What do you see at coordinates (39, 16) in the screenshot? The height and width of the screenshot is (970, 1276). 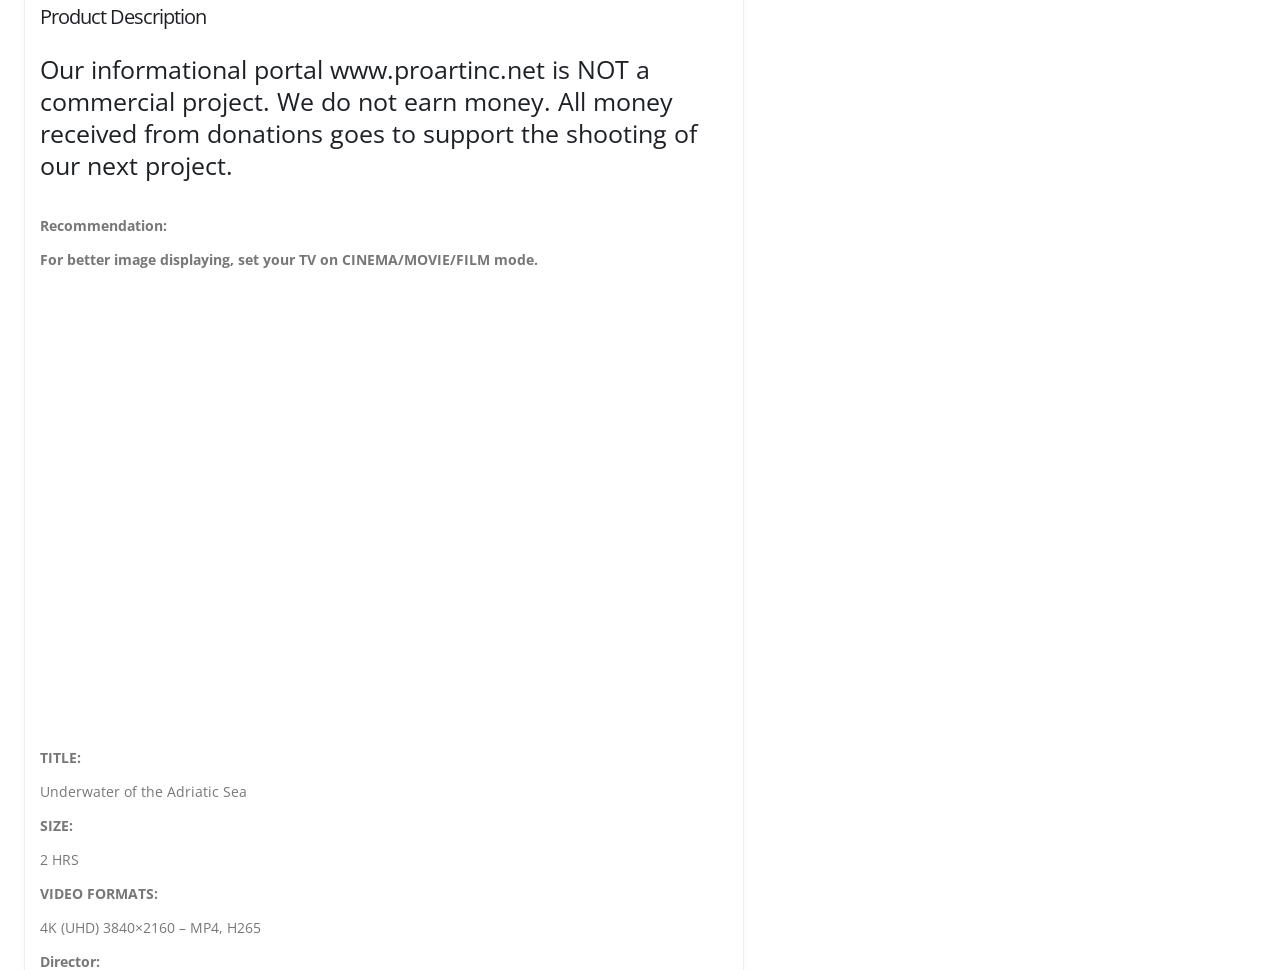 I see `'Product Description'` at bounding box center [39, 16].